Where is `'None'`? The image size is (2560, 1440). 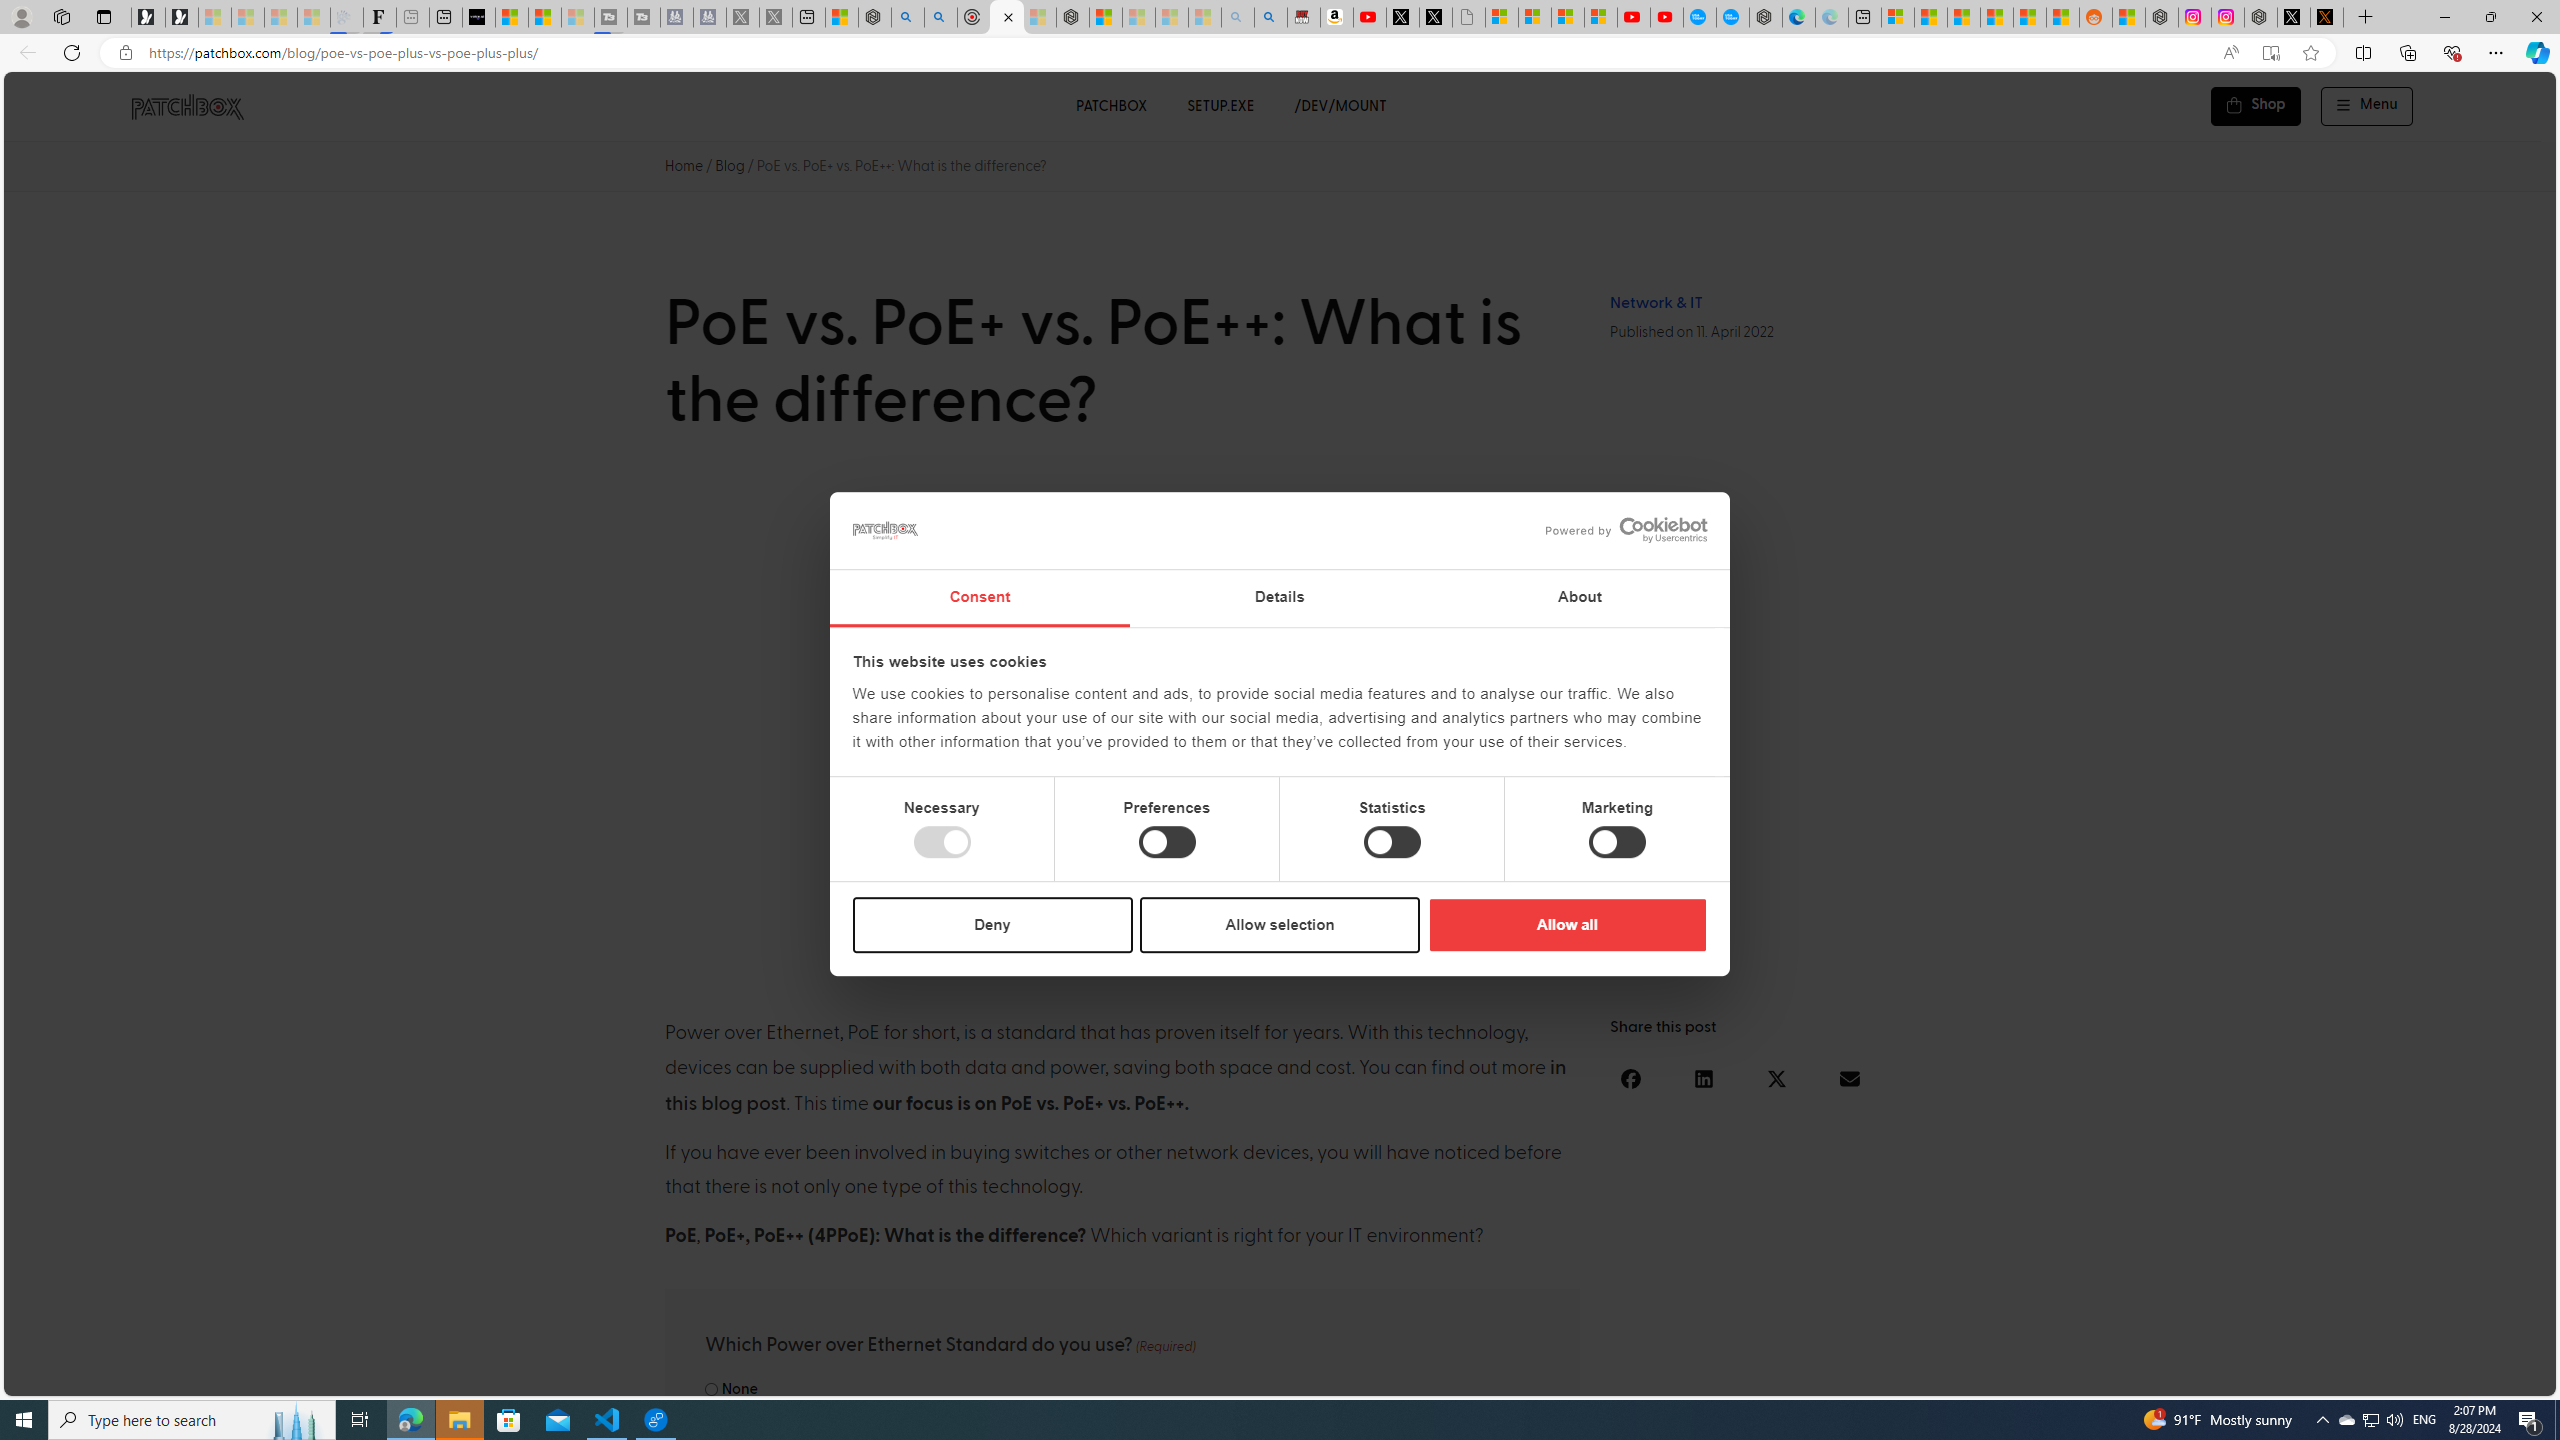
'None' is located at coordinates (709, 1389).